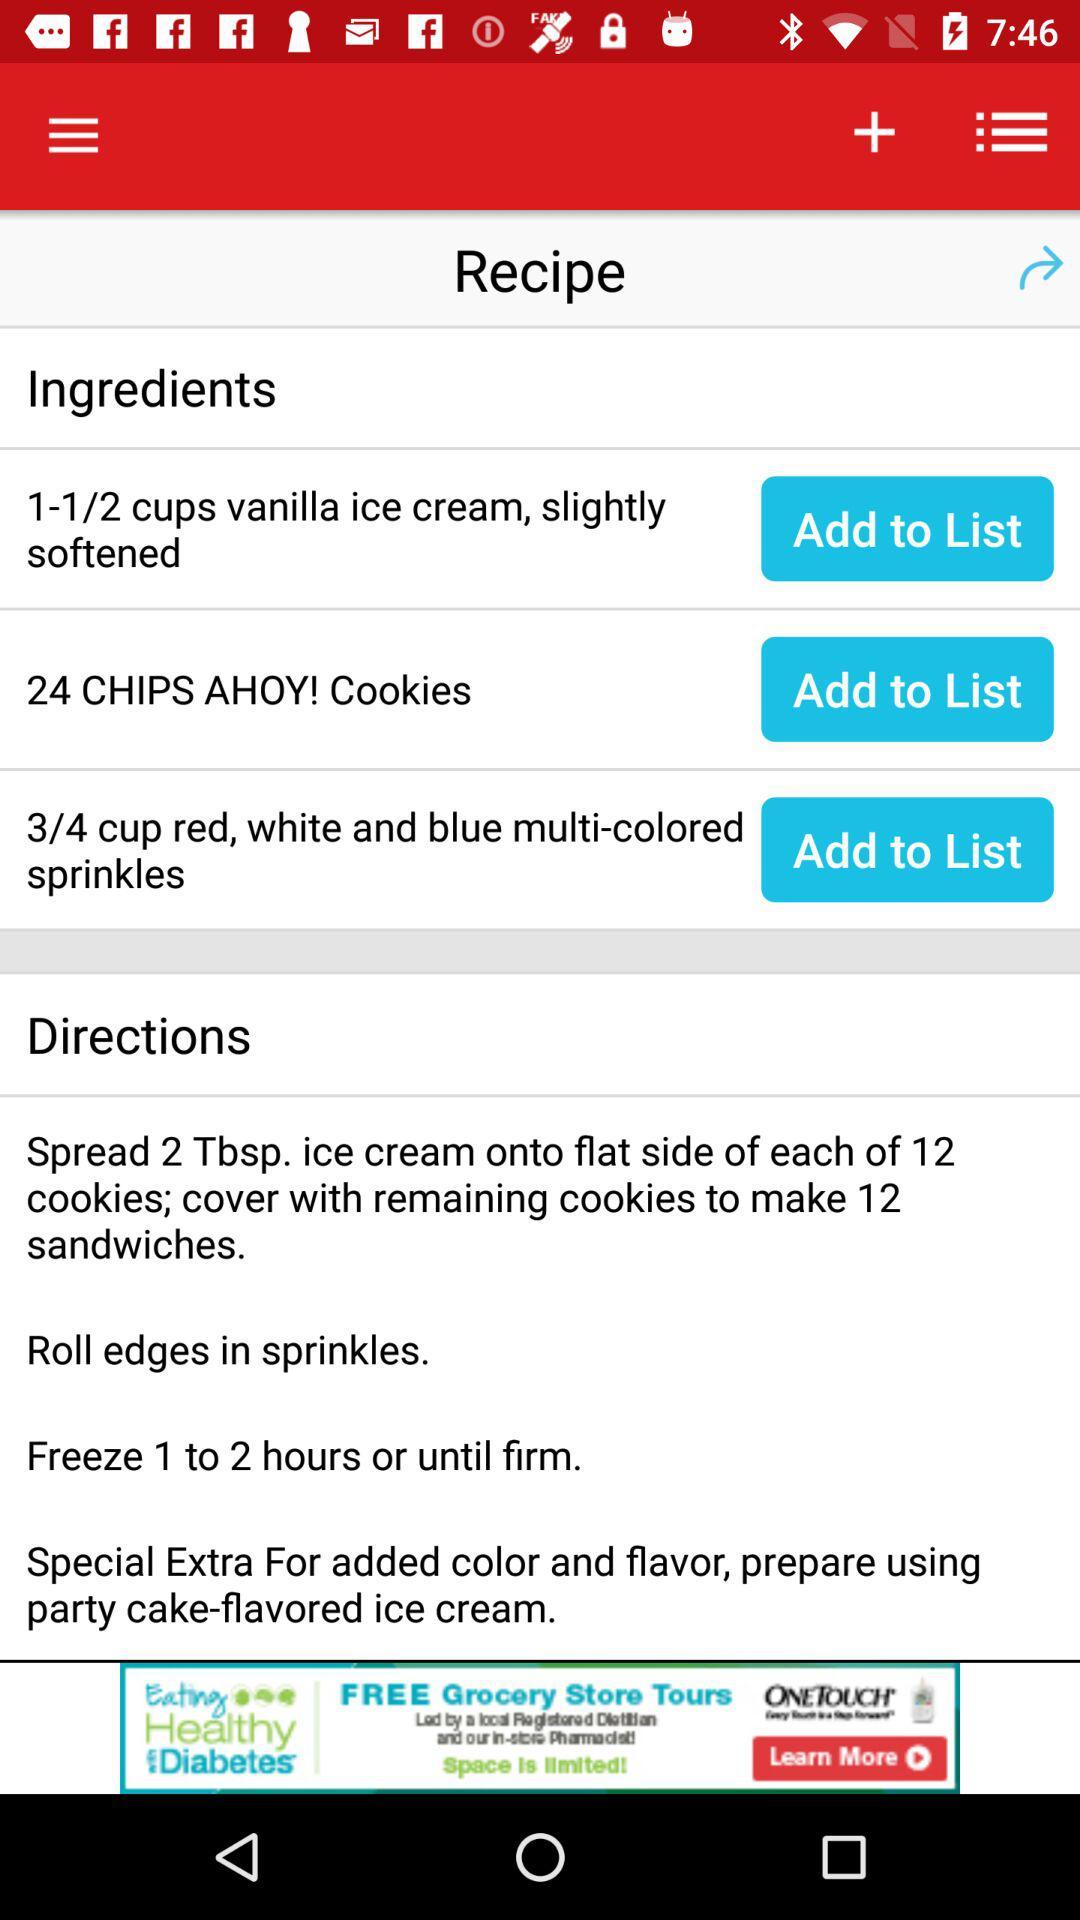 Image resolution: width=1080 pixels, height=1920 pixels. Describe the element at coordinates (540, 1727) in the screenshot. I see `the option` at that location.